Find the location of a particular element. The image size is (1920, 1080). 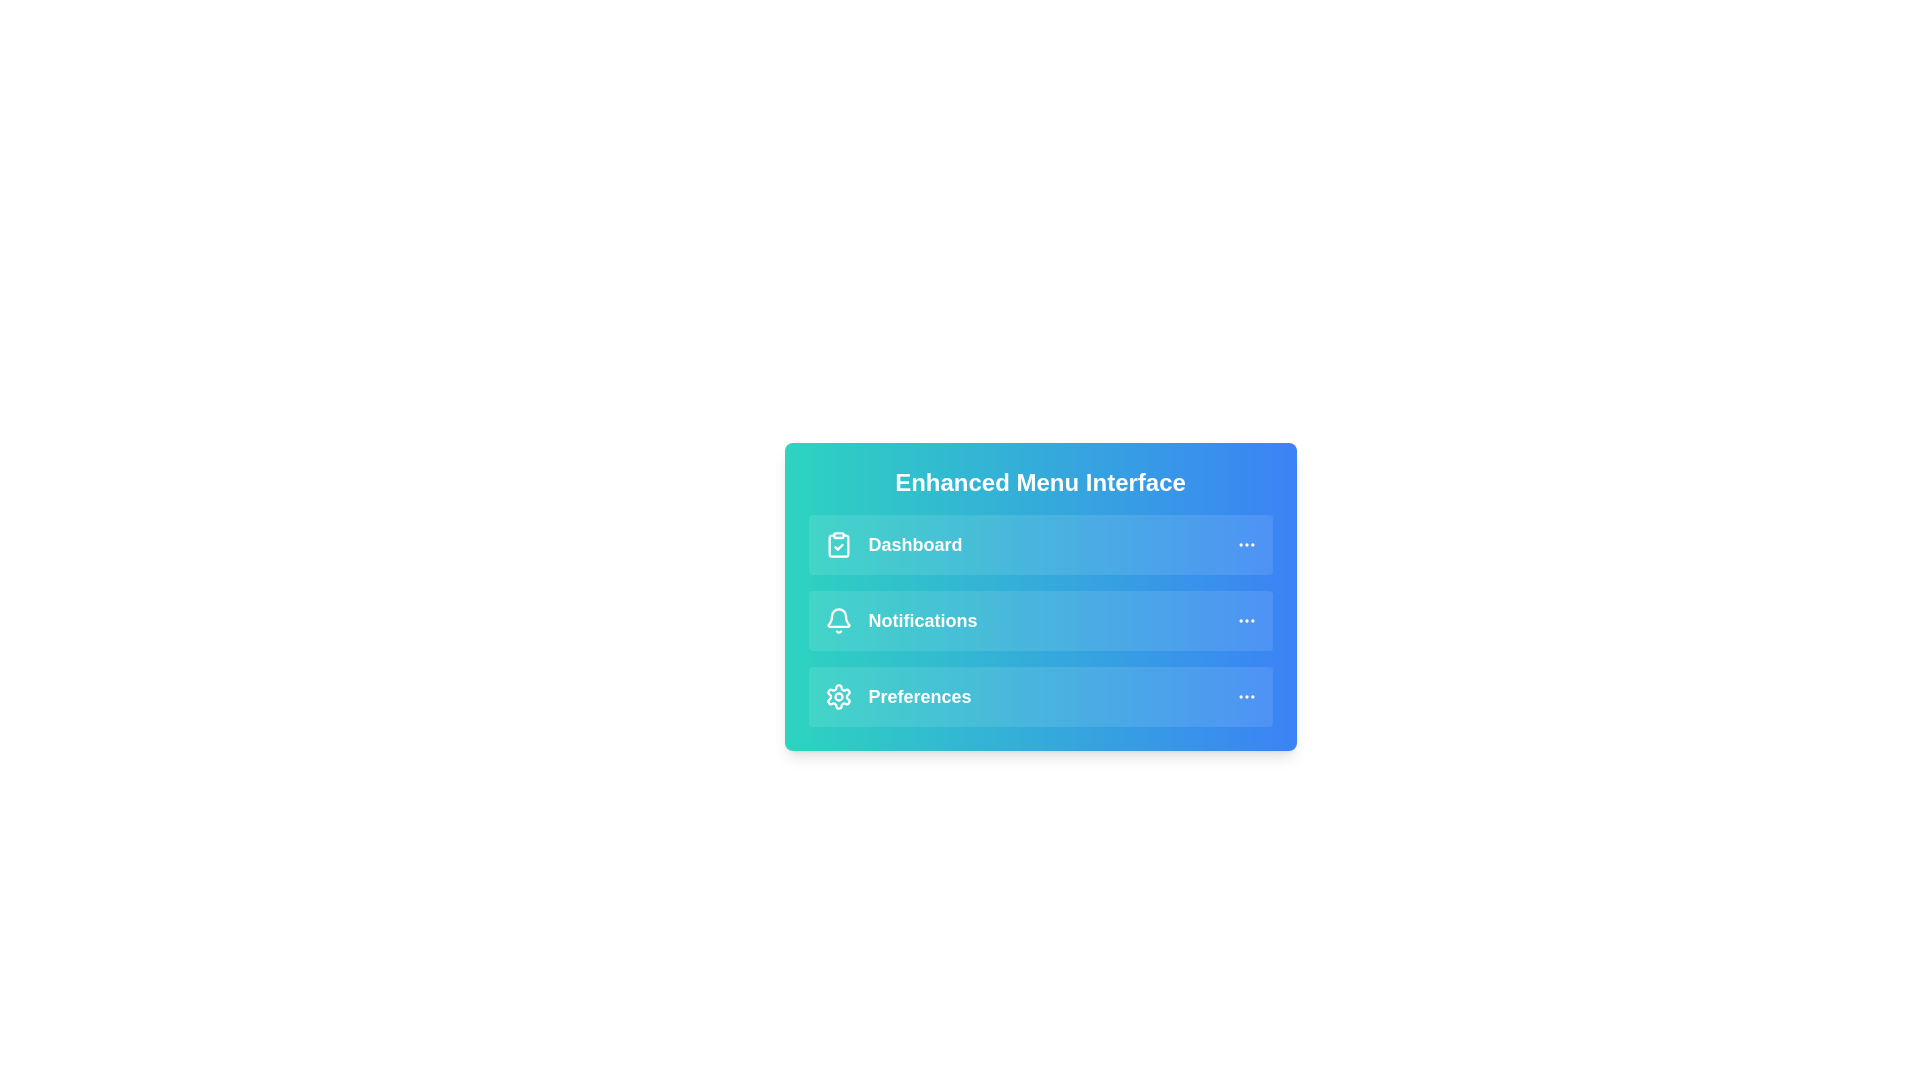

the 'Notifications' menu option, which is the second item in the vertical list of menu options is located at coordinates (900, 620).